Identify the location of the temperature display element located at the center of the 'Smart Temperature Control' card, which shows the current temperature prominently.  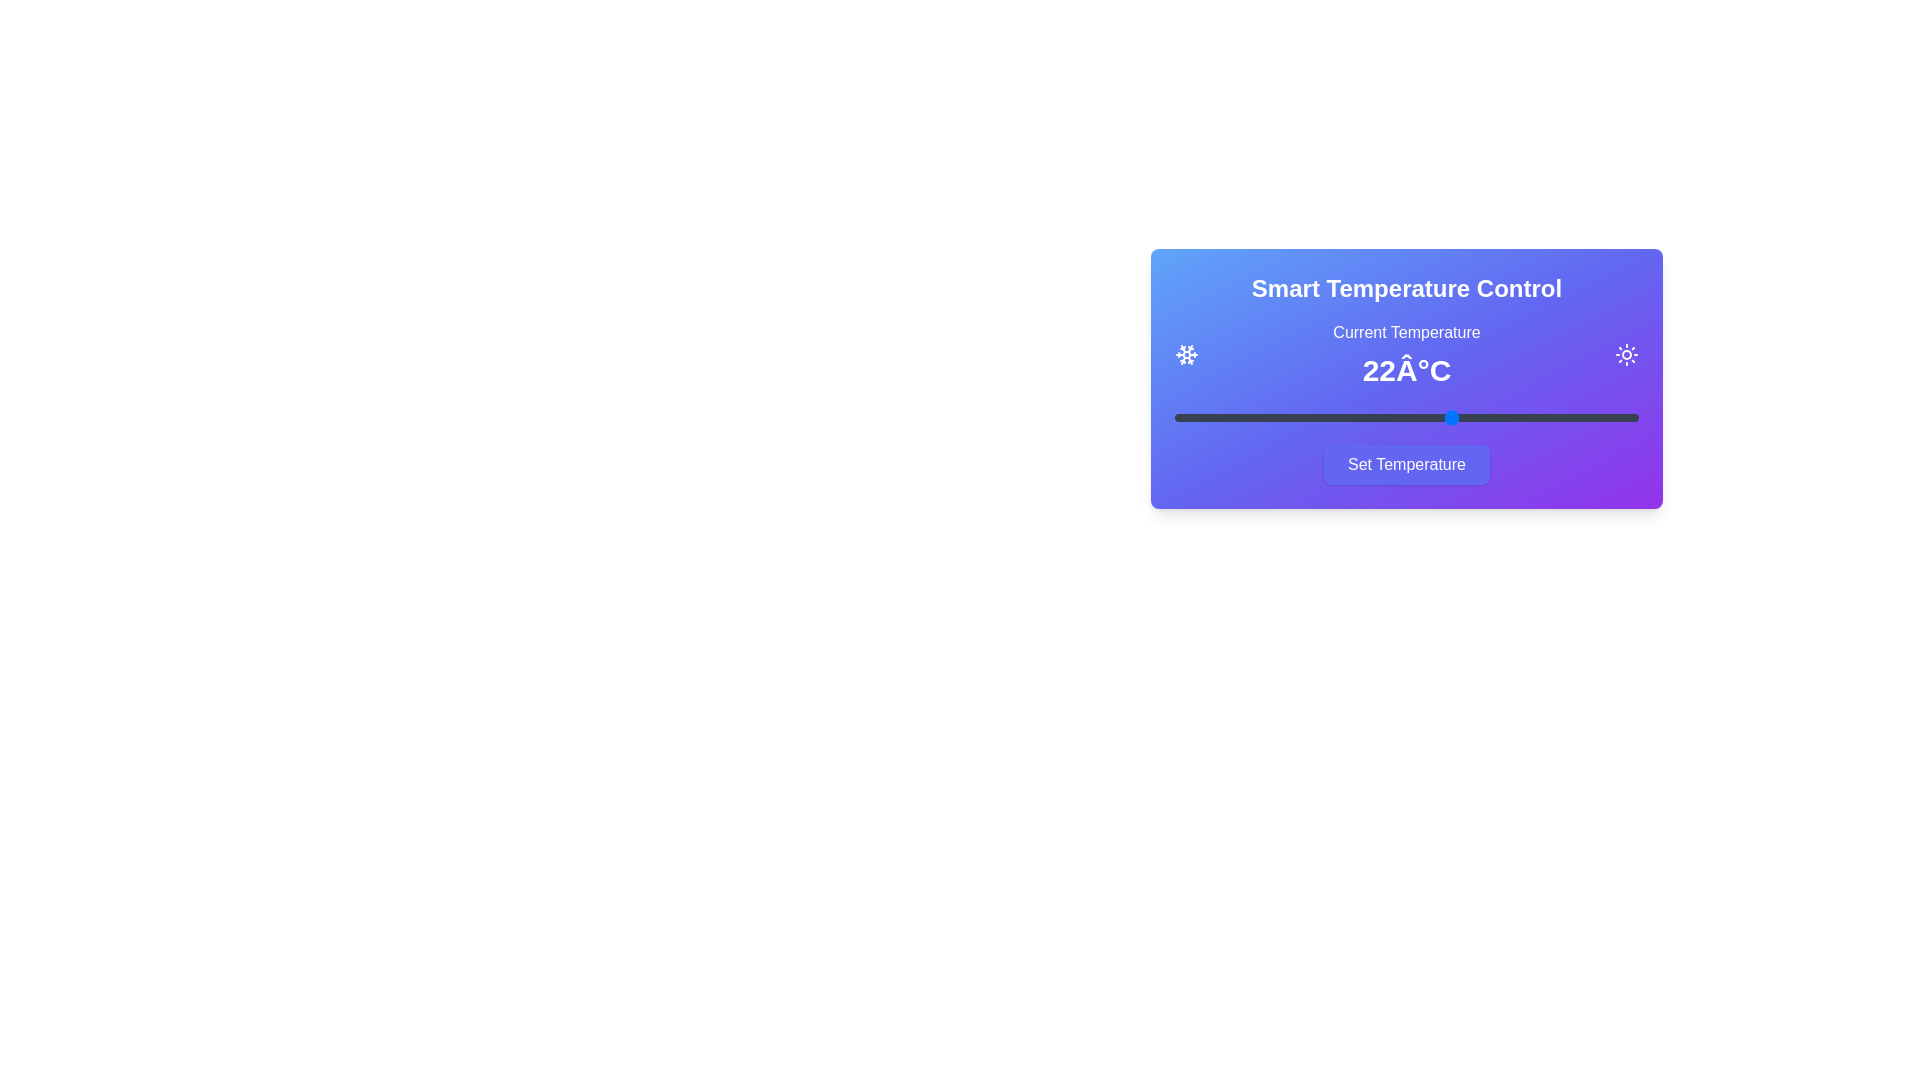
(1405, 353).